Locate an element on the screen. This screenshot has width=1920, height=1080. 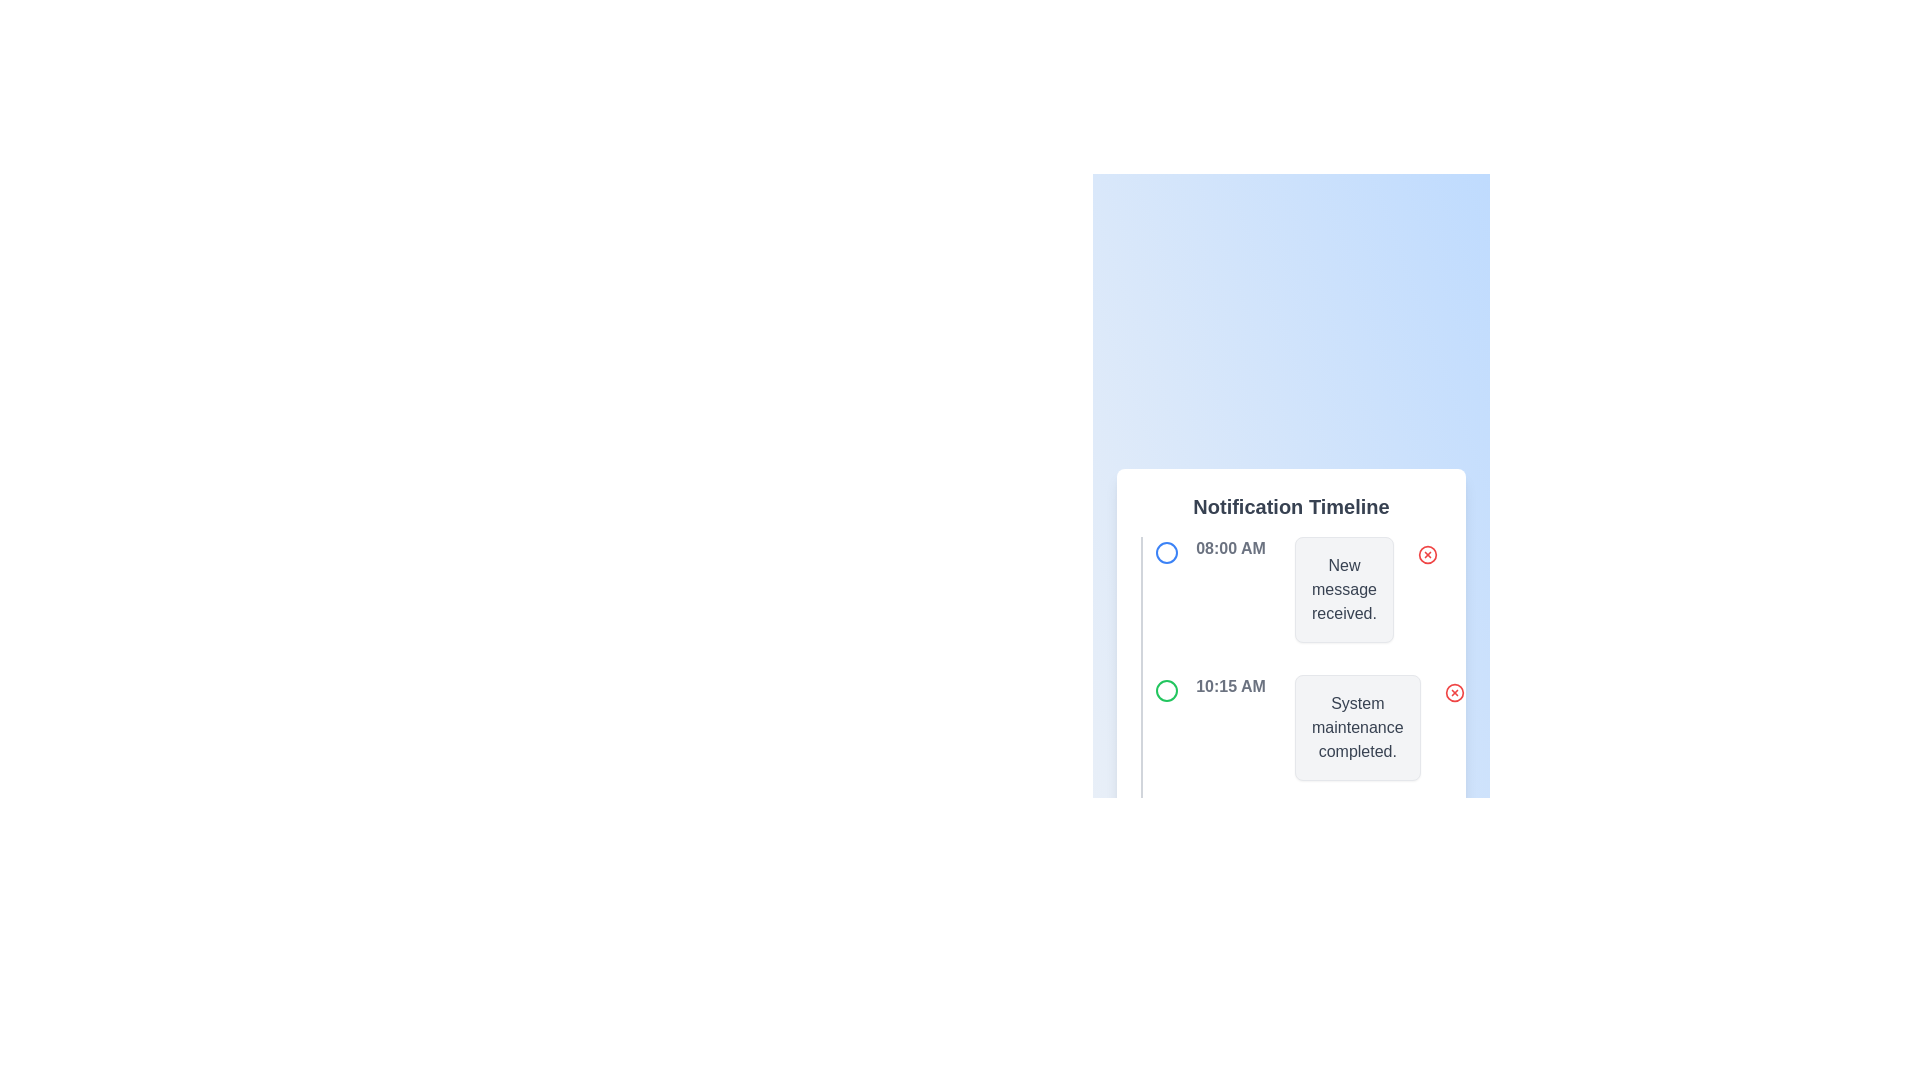
the static informational message box that displays 'System maintenance completed.' located in the timeline interface at the second entry marked '10:15 AM' is located at coordinates (1357, 728).